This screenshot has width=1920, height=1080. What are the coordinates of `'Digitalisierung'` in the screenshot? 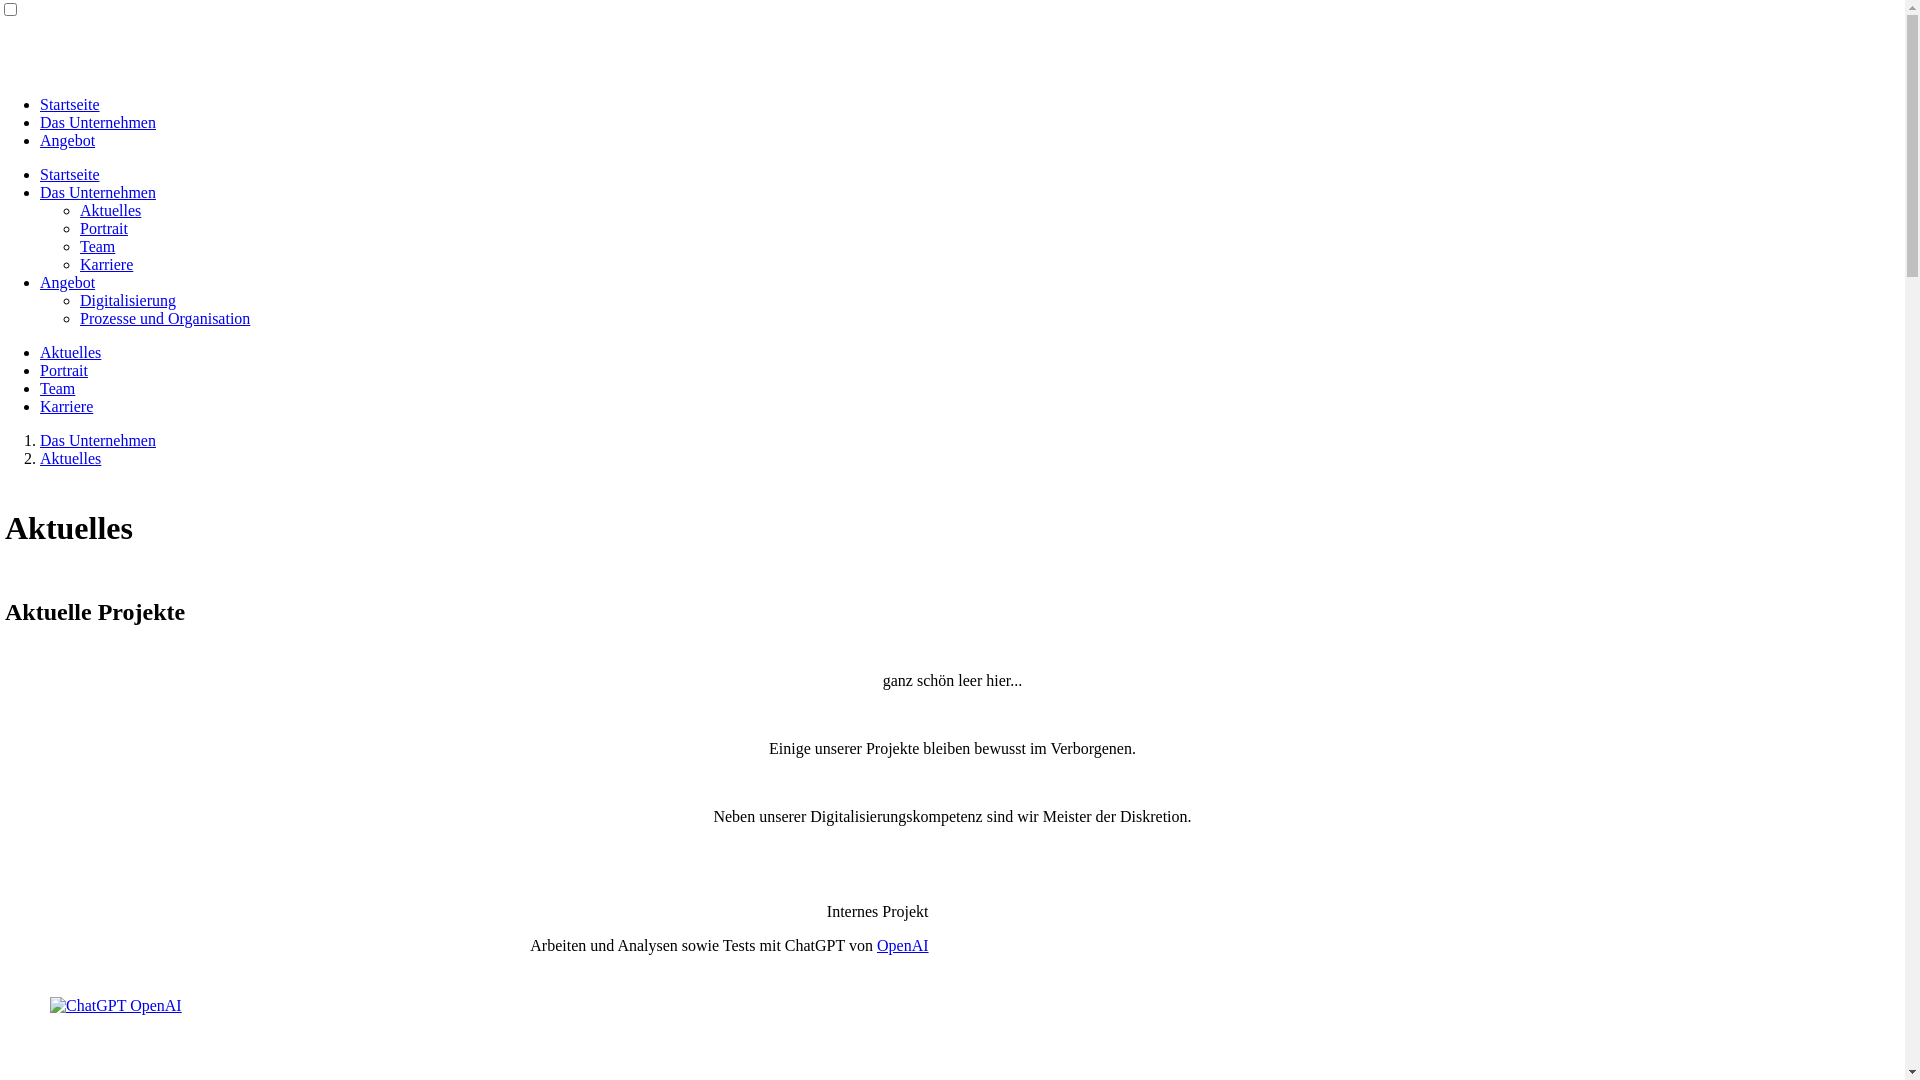 It's located at (127, 300).